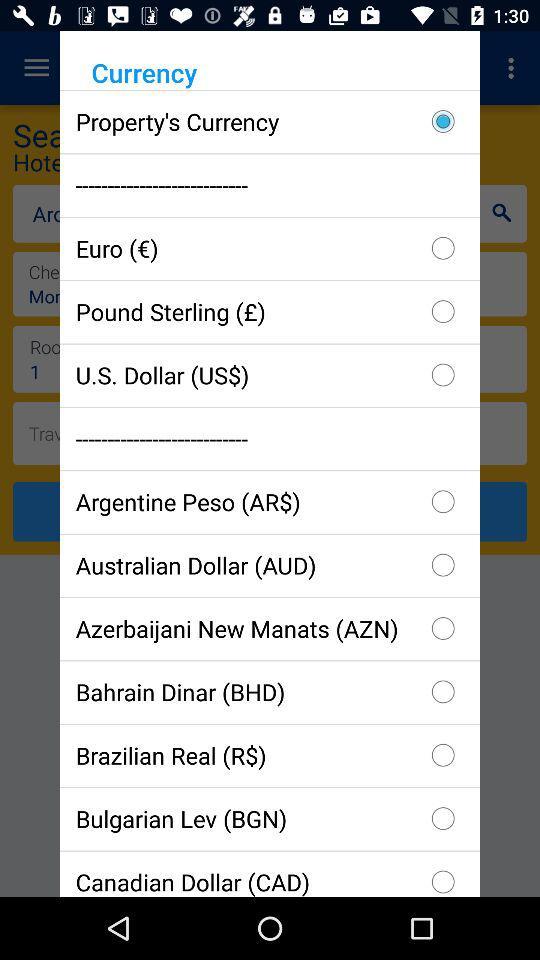 Image resolution: width=540 pixels, height=960 pixels. Describe the element at coordinates (270, 872) in the screenshot. I see `item below the bulgarian lev (bgn) item` at that location.